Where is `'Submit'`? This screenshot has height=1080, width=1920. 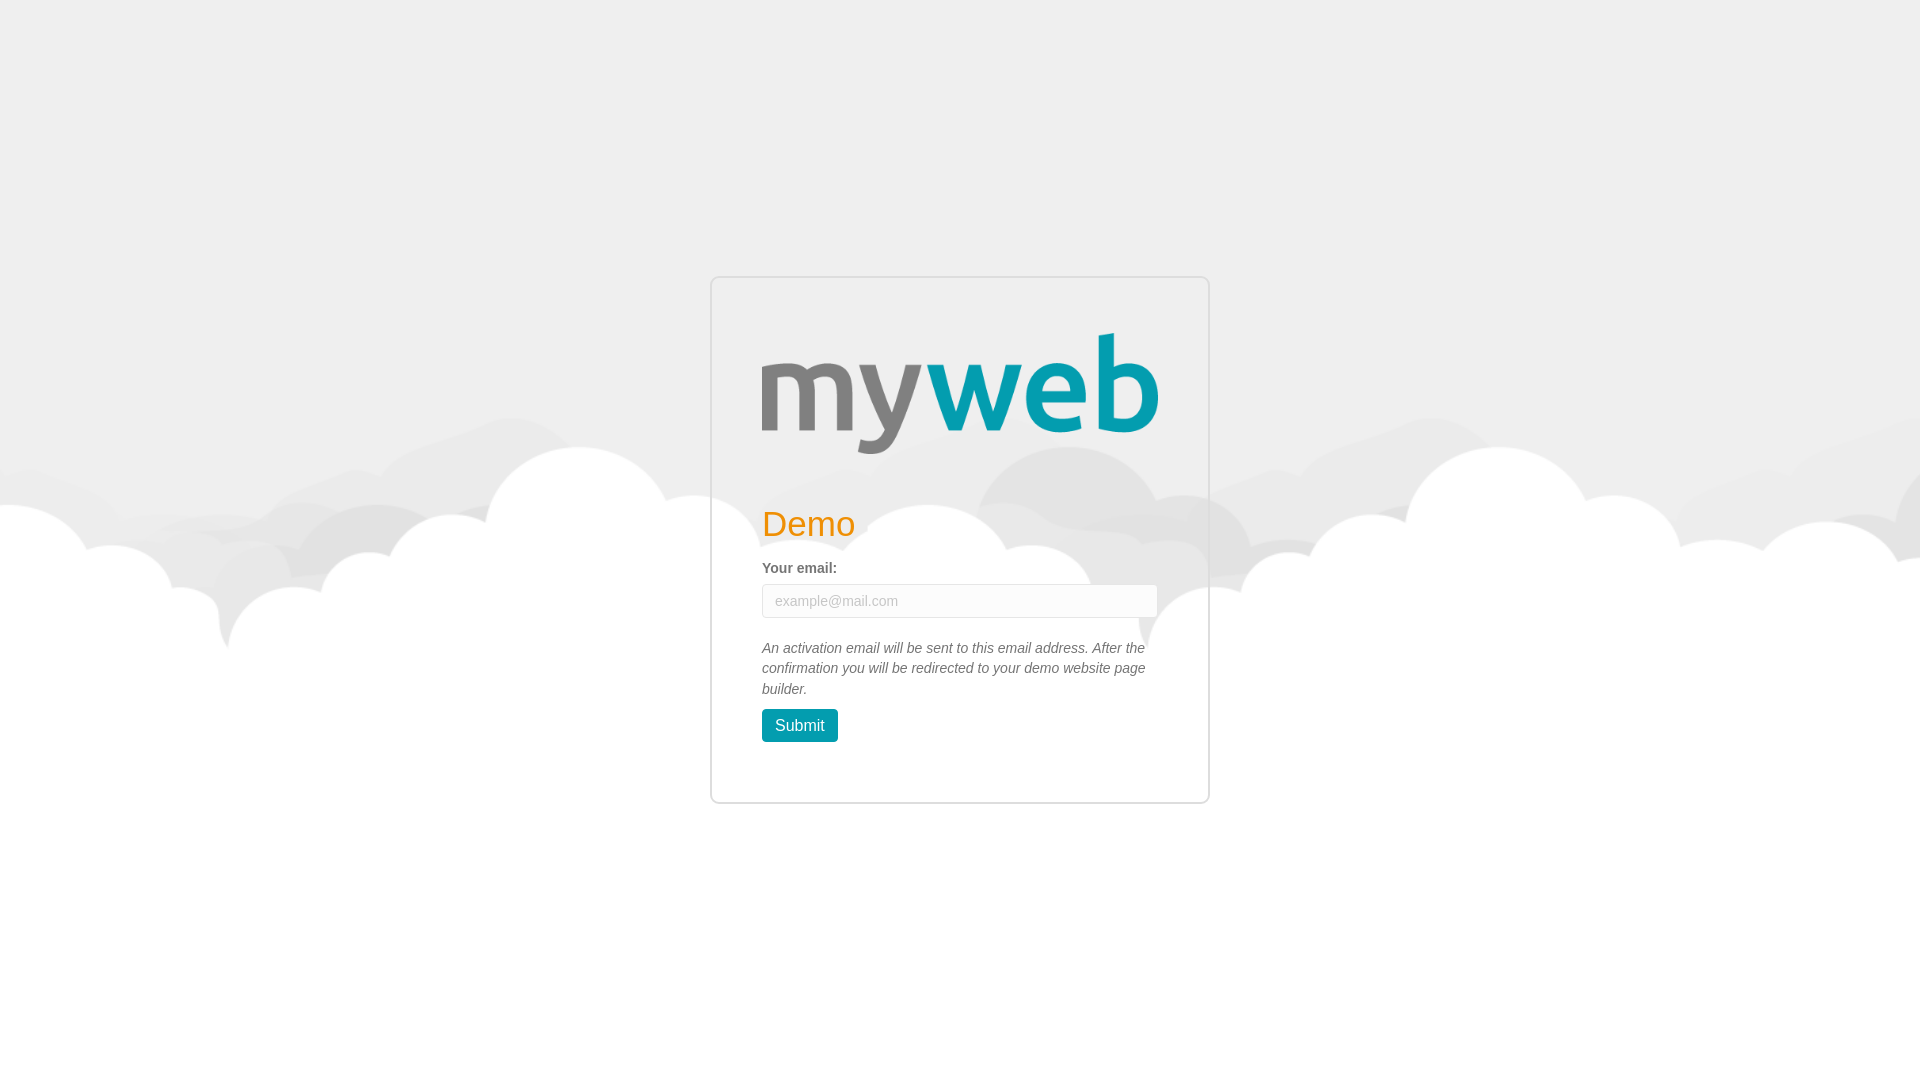
'Submit' is located at coordinates (800, 725).